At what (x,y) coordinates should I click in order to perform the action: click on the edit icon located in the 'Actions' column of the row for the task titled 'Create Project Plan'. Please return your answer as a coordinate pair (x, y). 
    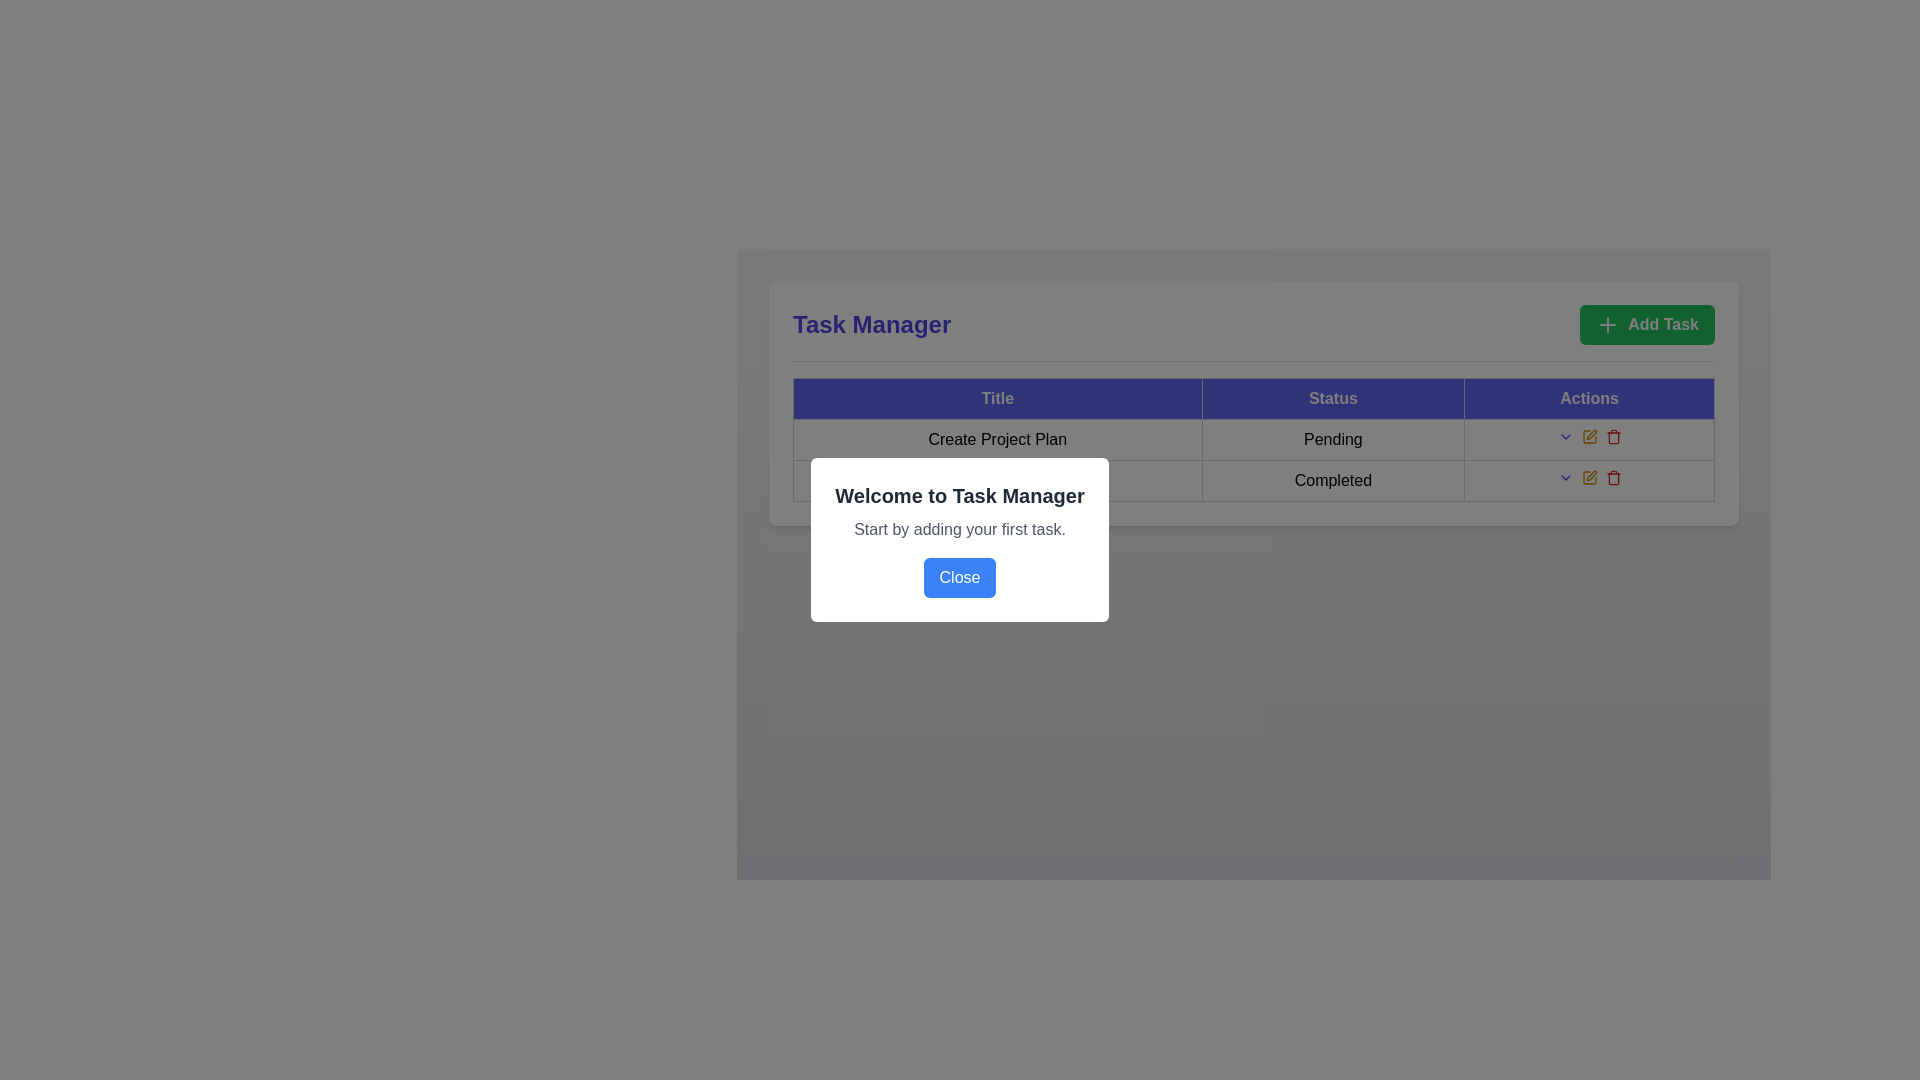
    Looking at the image, I should click on (1590, 475).